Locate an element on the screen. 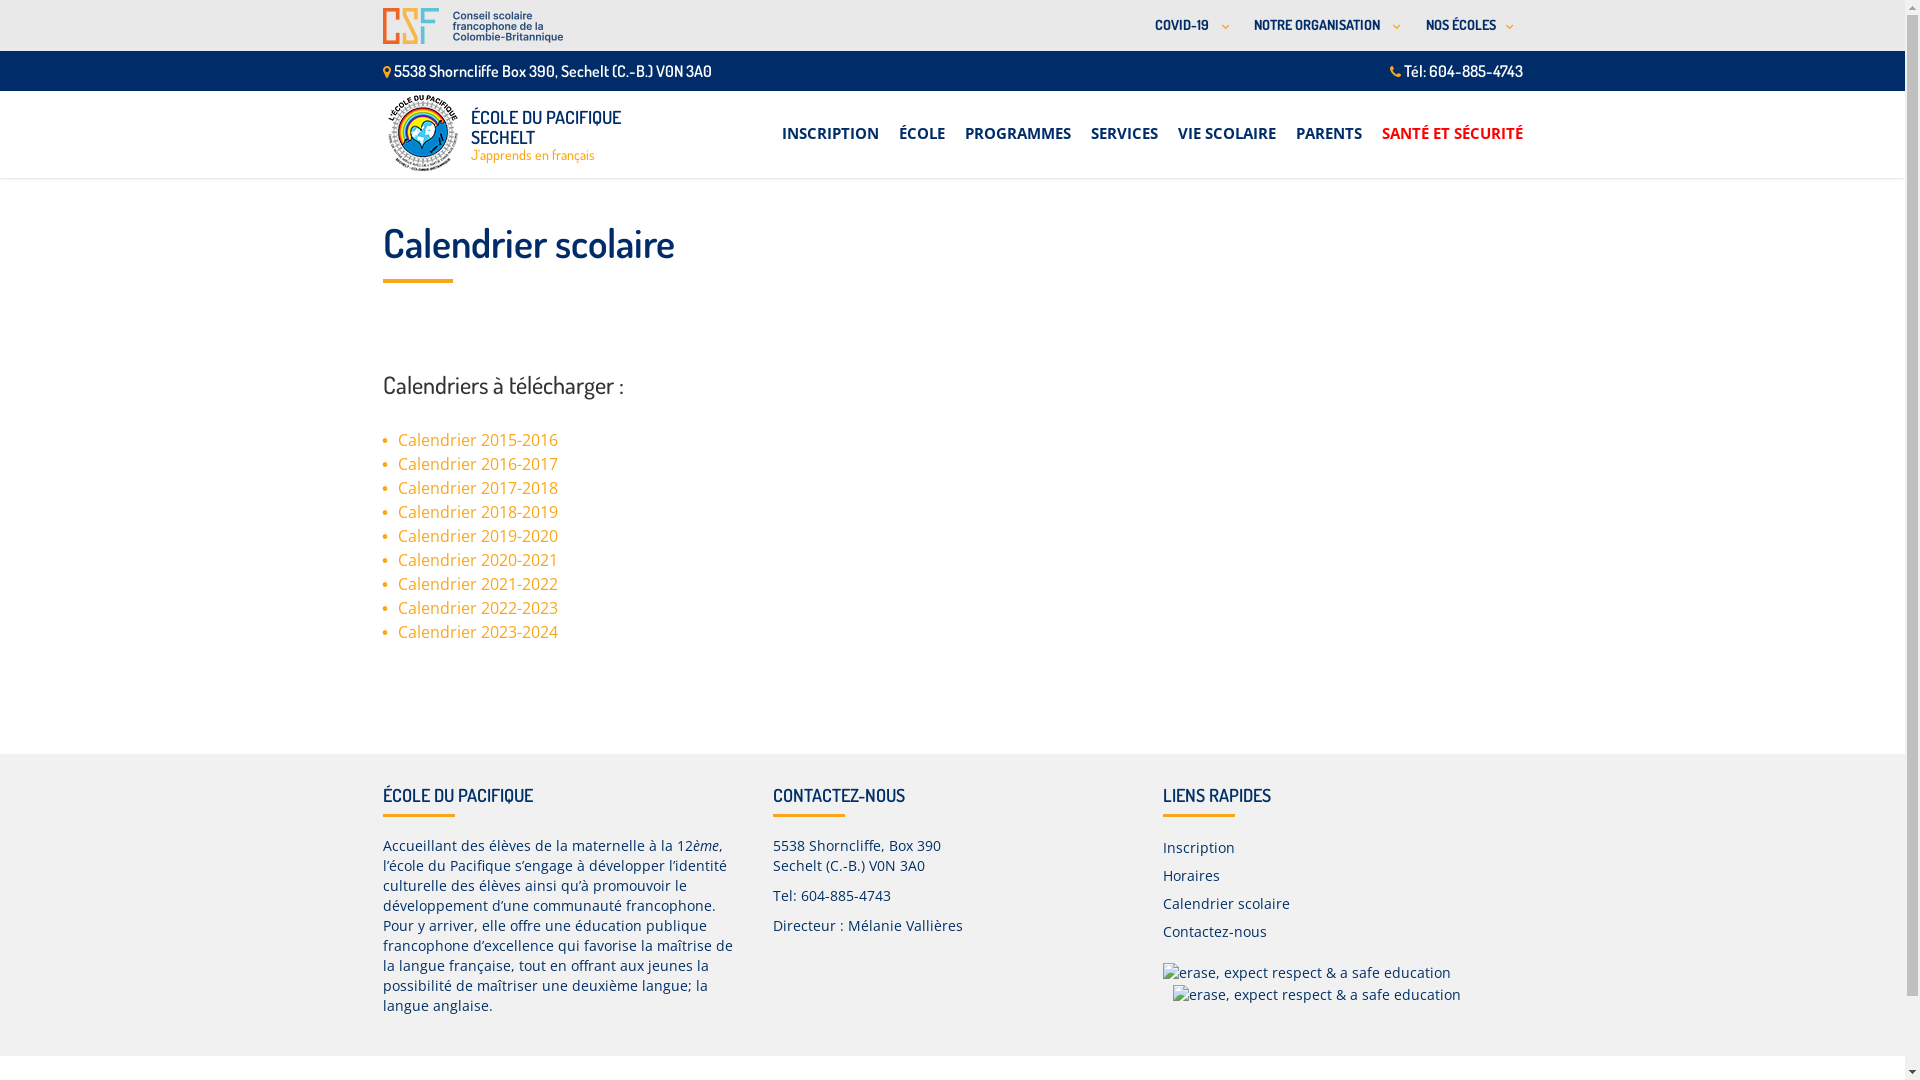 This screenshot has width=1920, height=1080. 'PROGRAMMES' is located at coordinates (1017, 122).